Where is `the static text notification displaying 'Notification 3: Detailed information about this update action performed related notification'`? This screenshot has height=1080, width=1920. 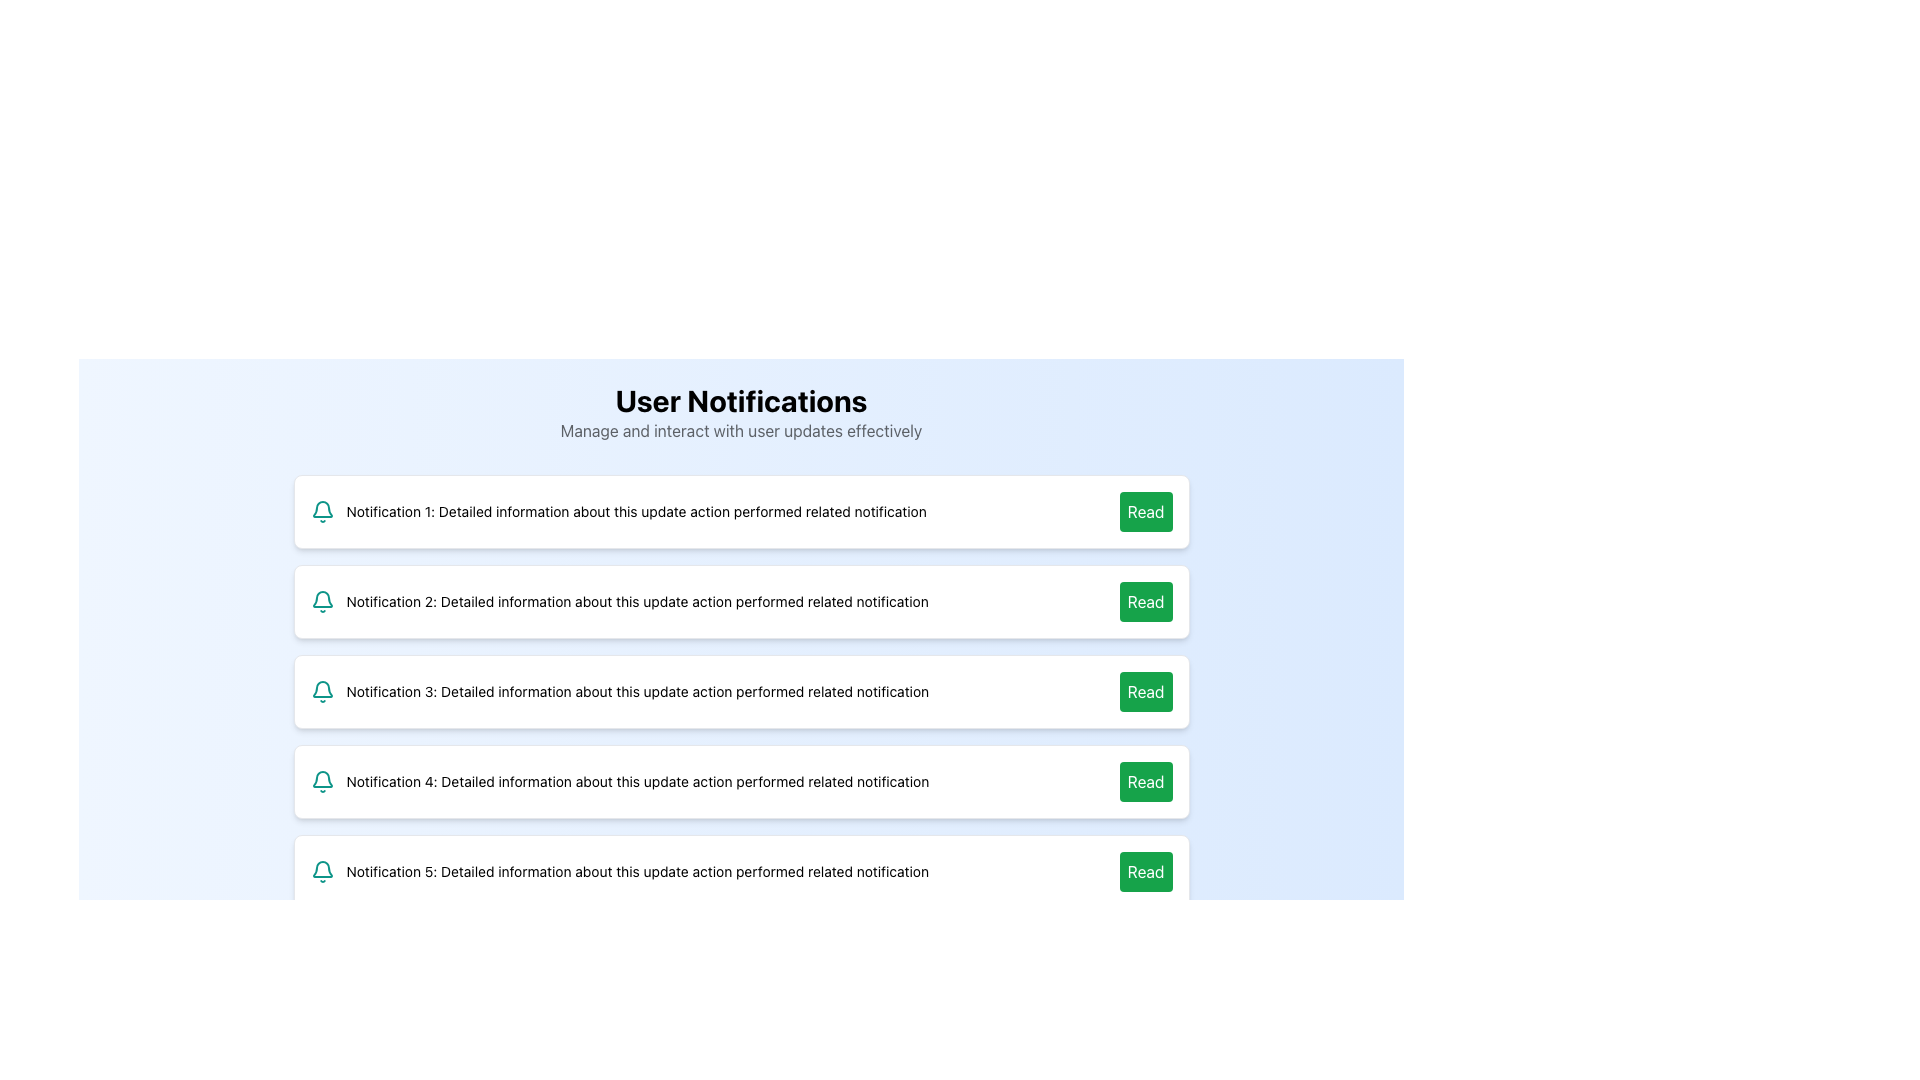
the static text notification displaying 'Notification 3: Detailed information about this update action performed related notification' is located at coordinates (636, 690).